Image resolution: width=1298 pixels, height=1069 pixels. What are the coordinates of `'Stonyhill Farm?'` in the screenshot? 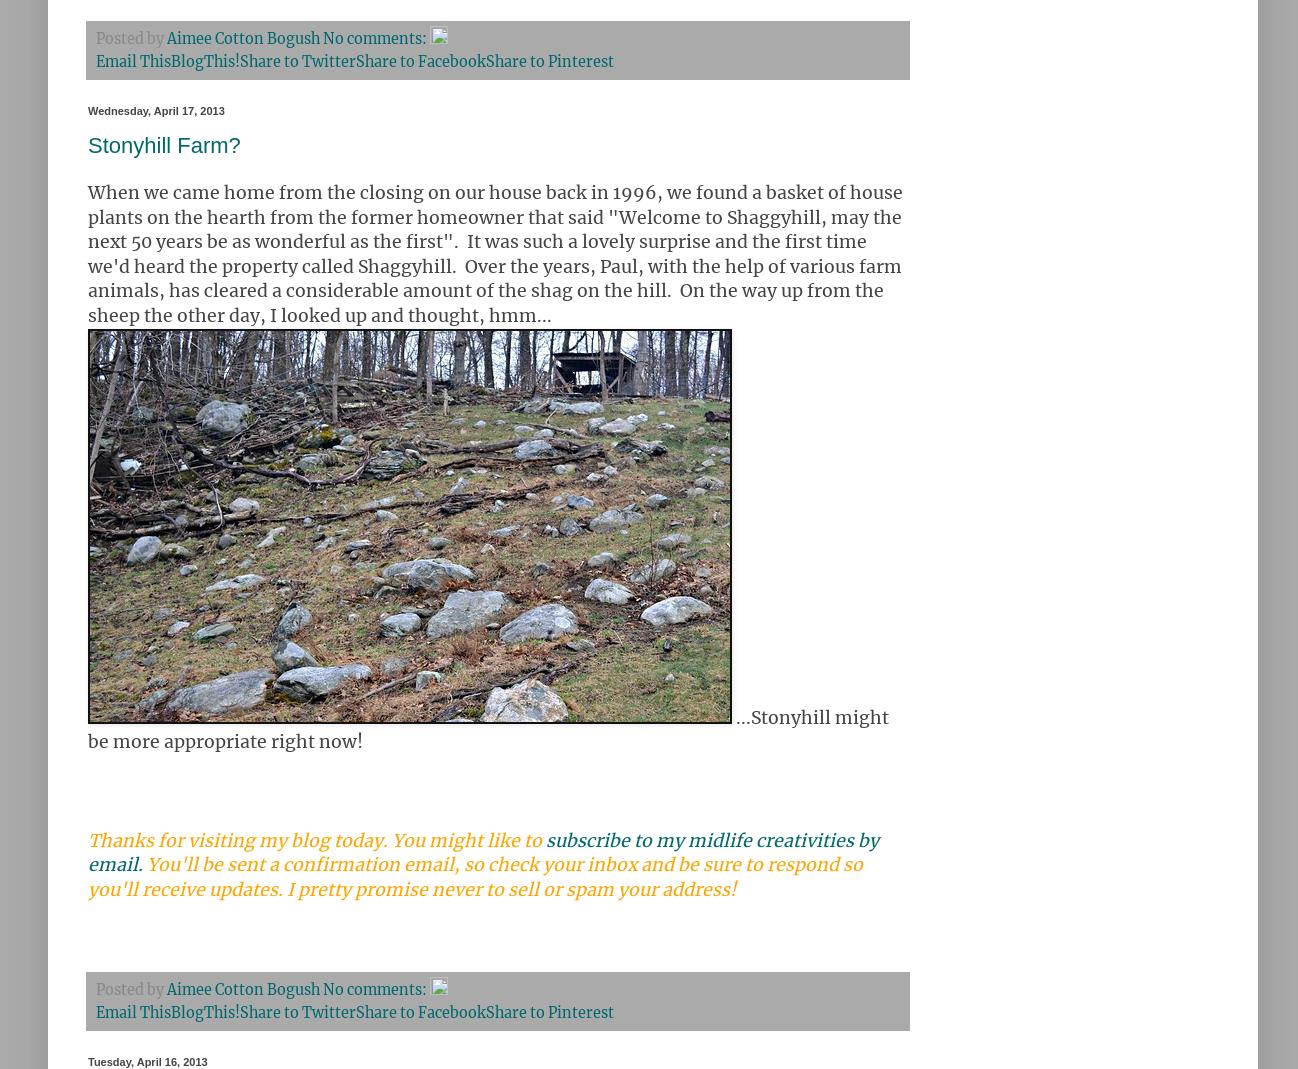 It's located at (162, 145).